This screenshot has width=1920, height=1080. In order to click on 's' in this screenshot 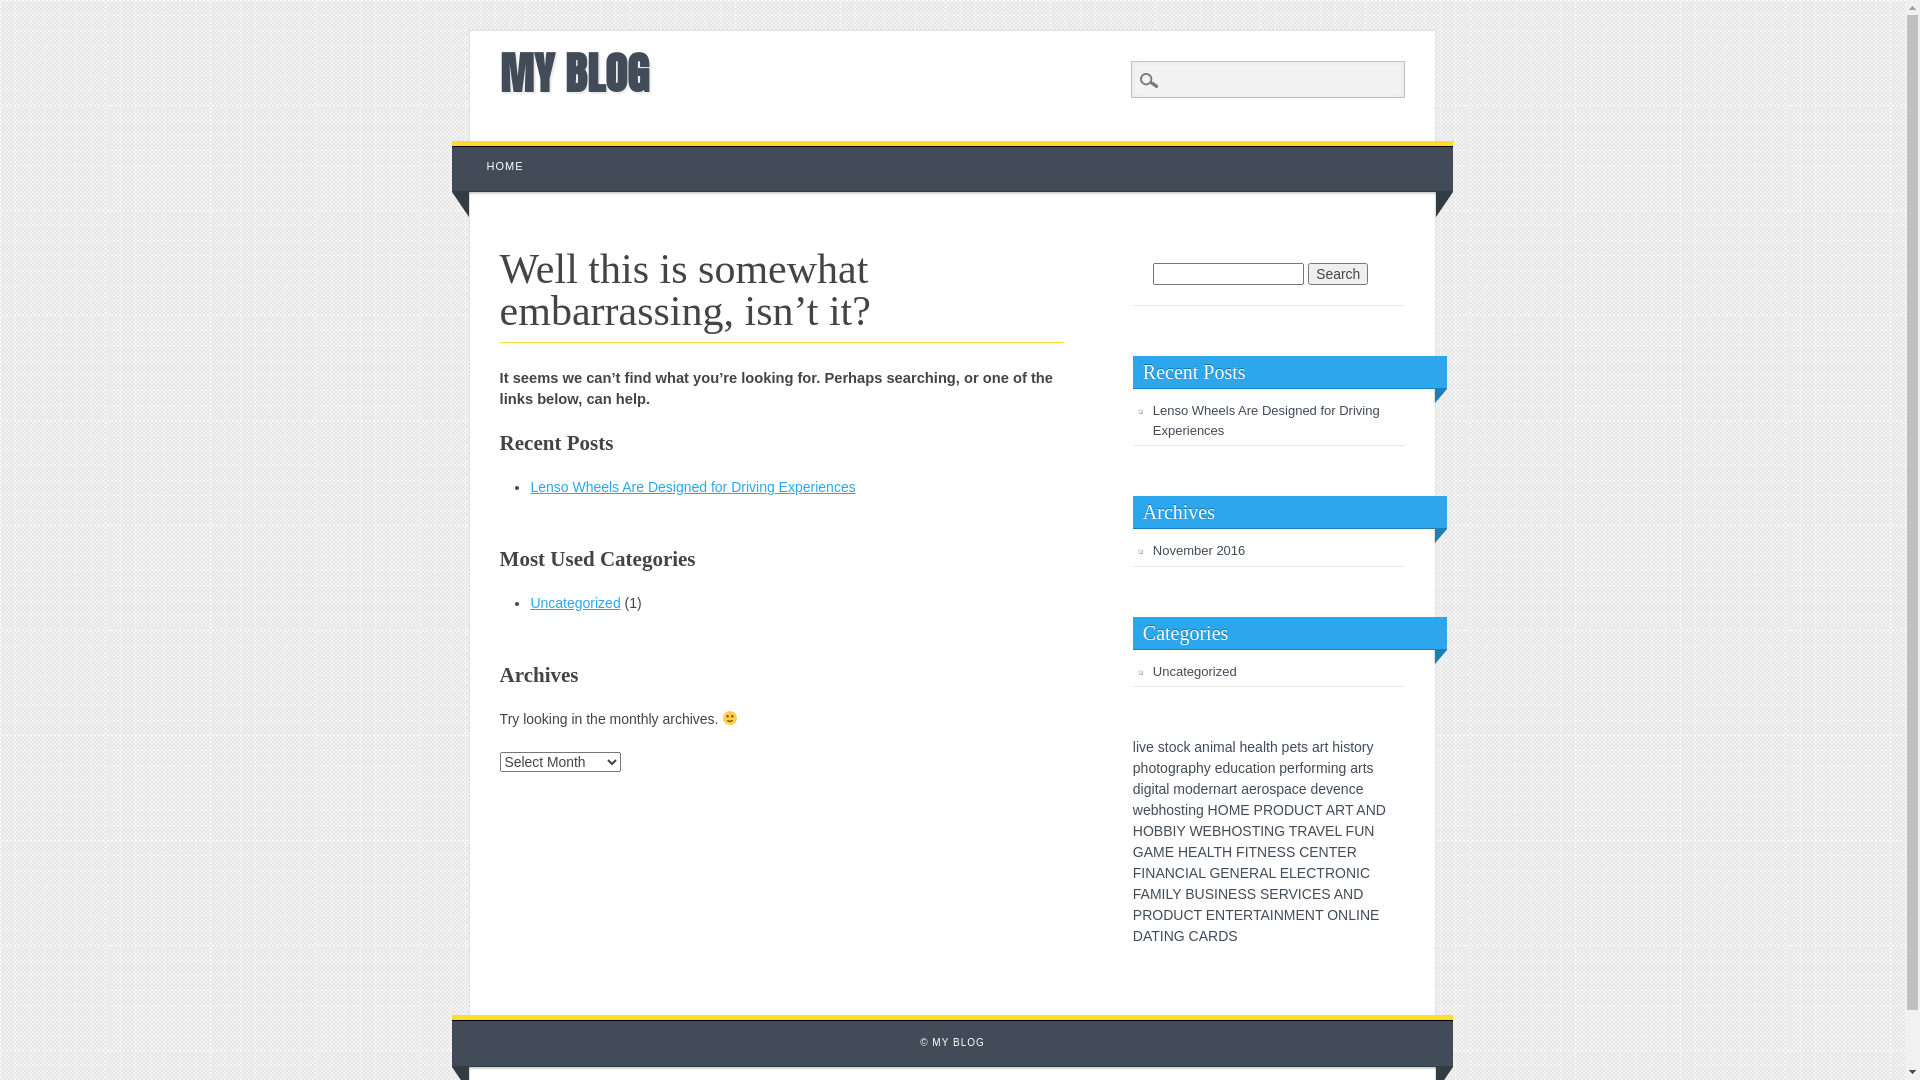, I will do `click(1346, 747)`.